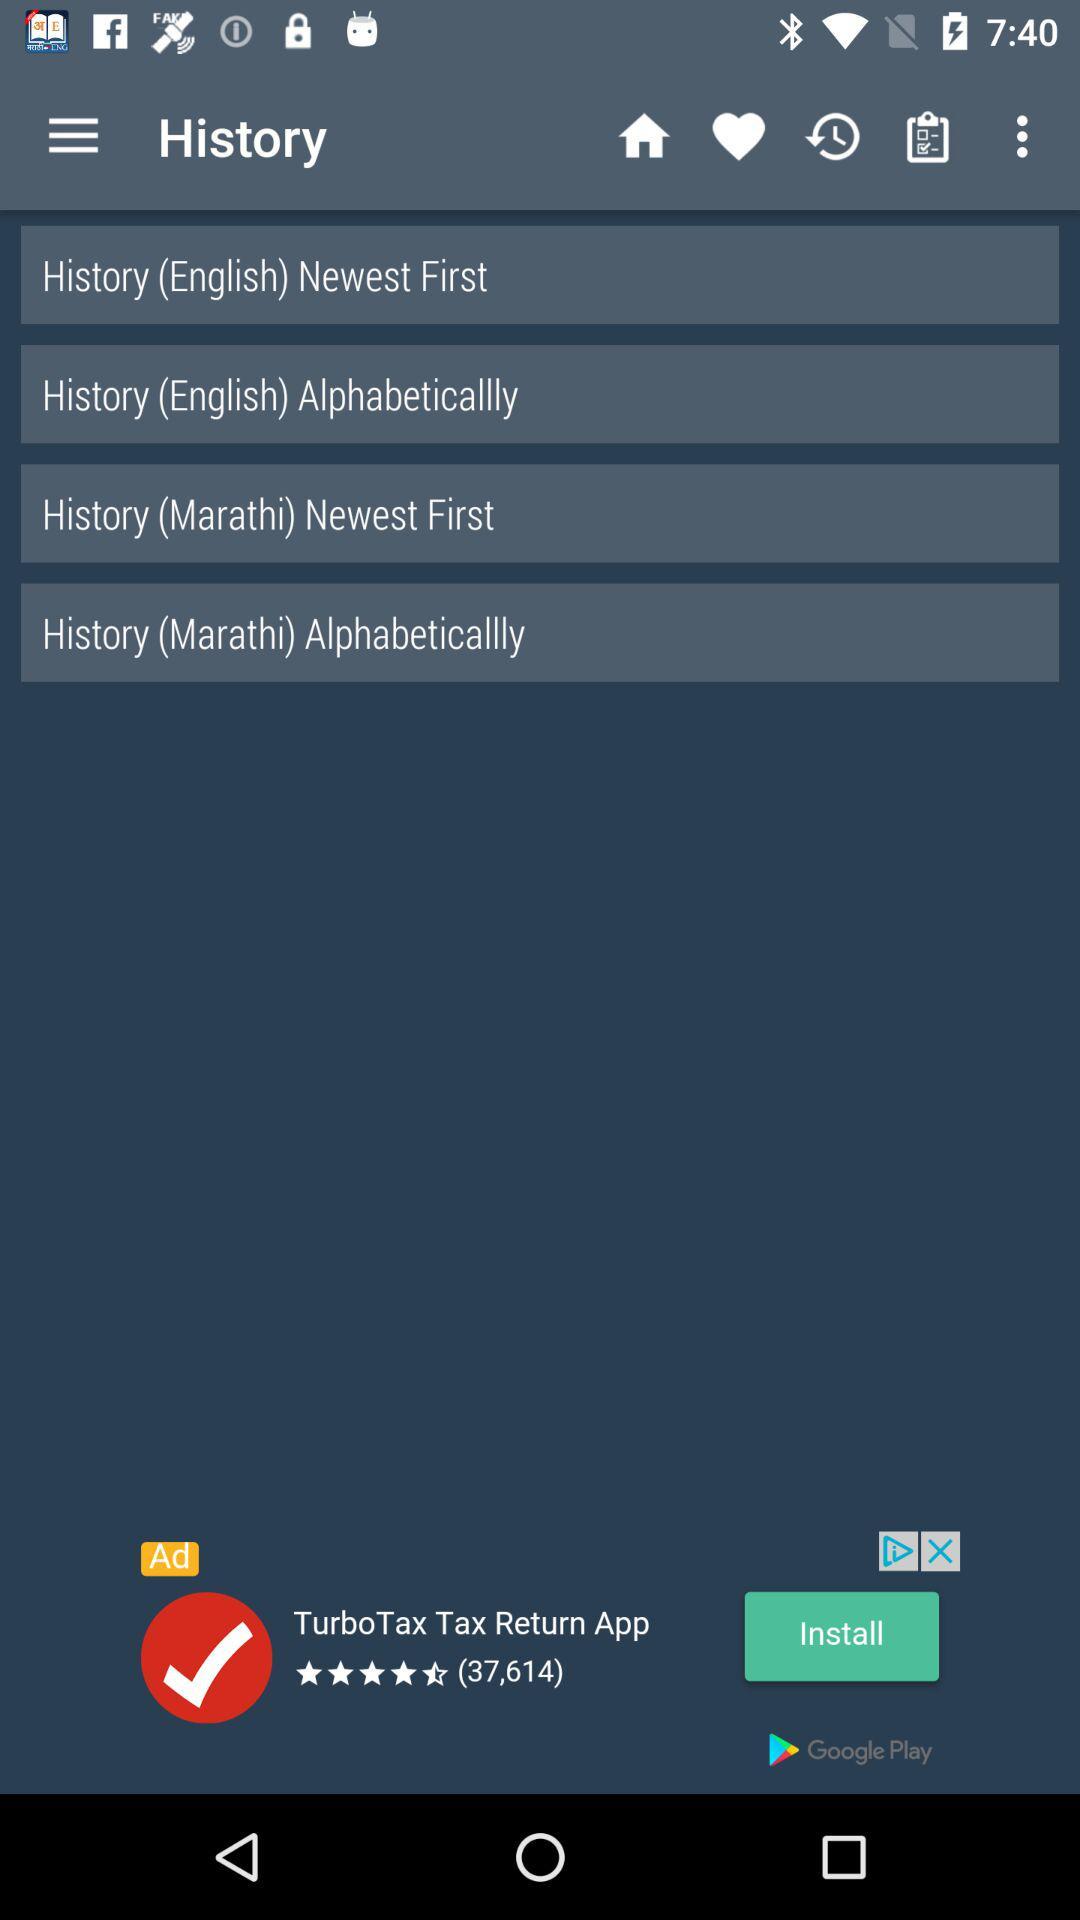 Image resolution: width=1080 pixels, height=1920 pixels. What do you see at coordinates (1027, 136) in the screenshot?
I see `the first button from top right` at bounding box center [1027, 136].